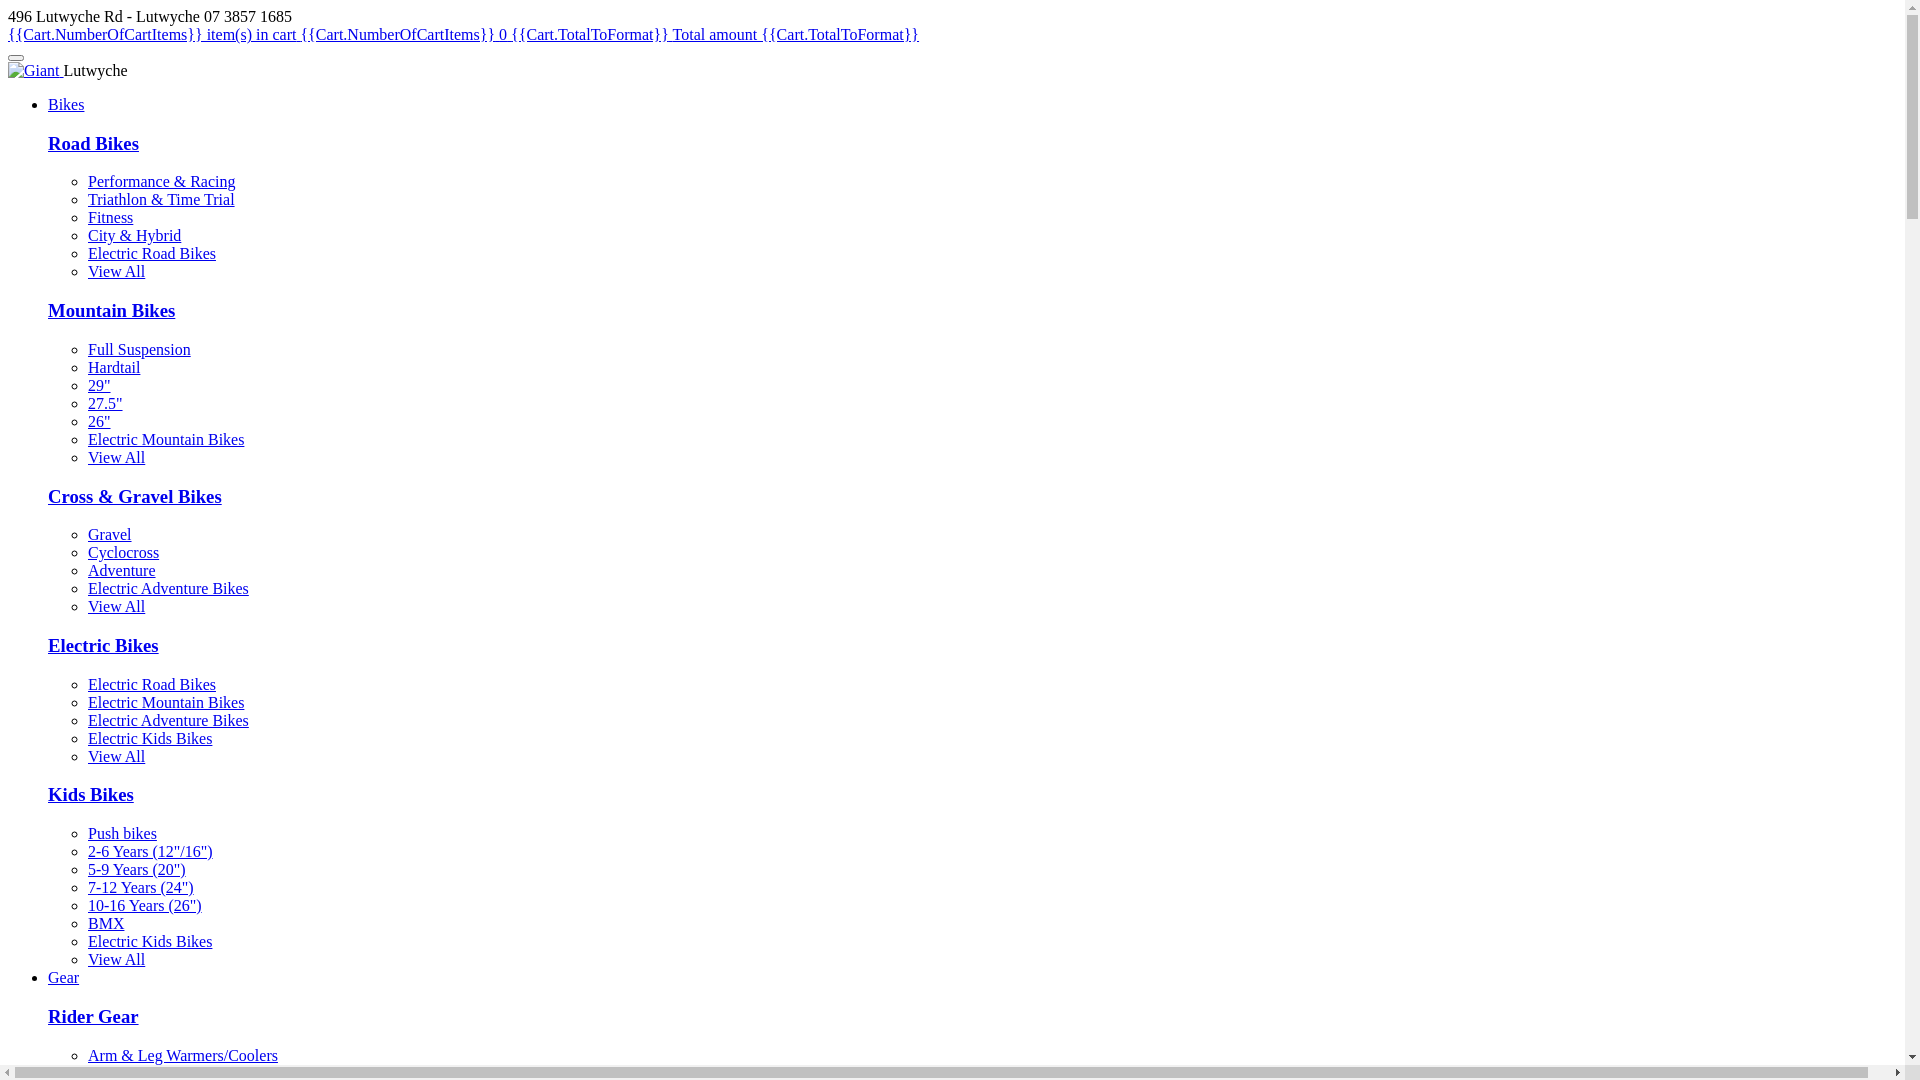 This screenshot has width=1920, height=1080. I want to click on 'Hardtail', so click(113, 367).